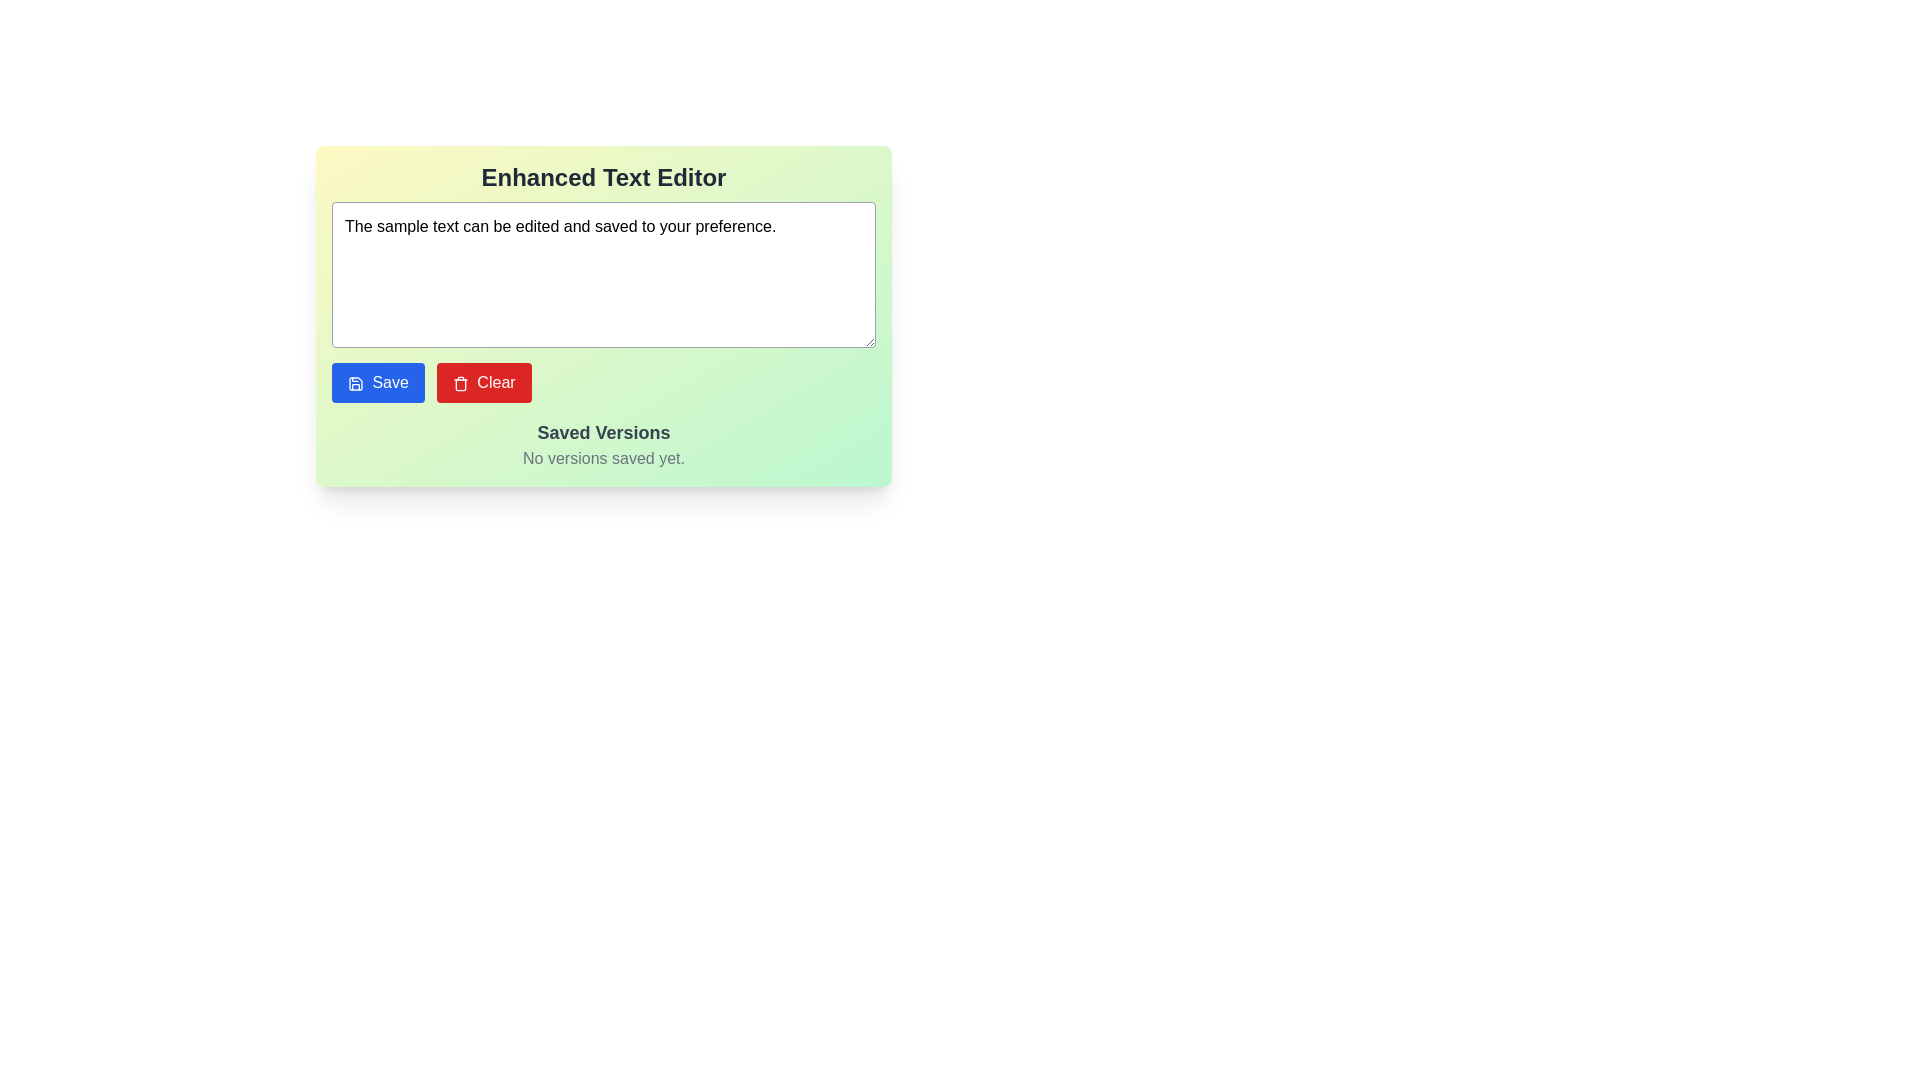  Describe the element at coordinates (484, 382) in the screenshot. I see `the 'Clear' button with a red background and white text, located below the text input area to clear the text input` at that location.